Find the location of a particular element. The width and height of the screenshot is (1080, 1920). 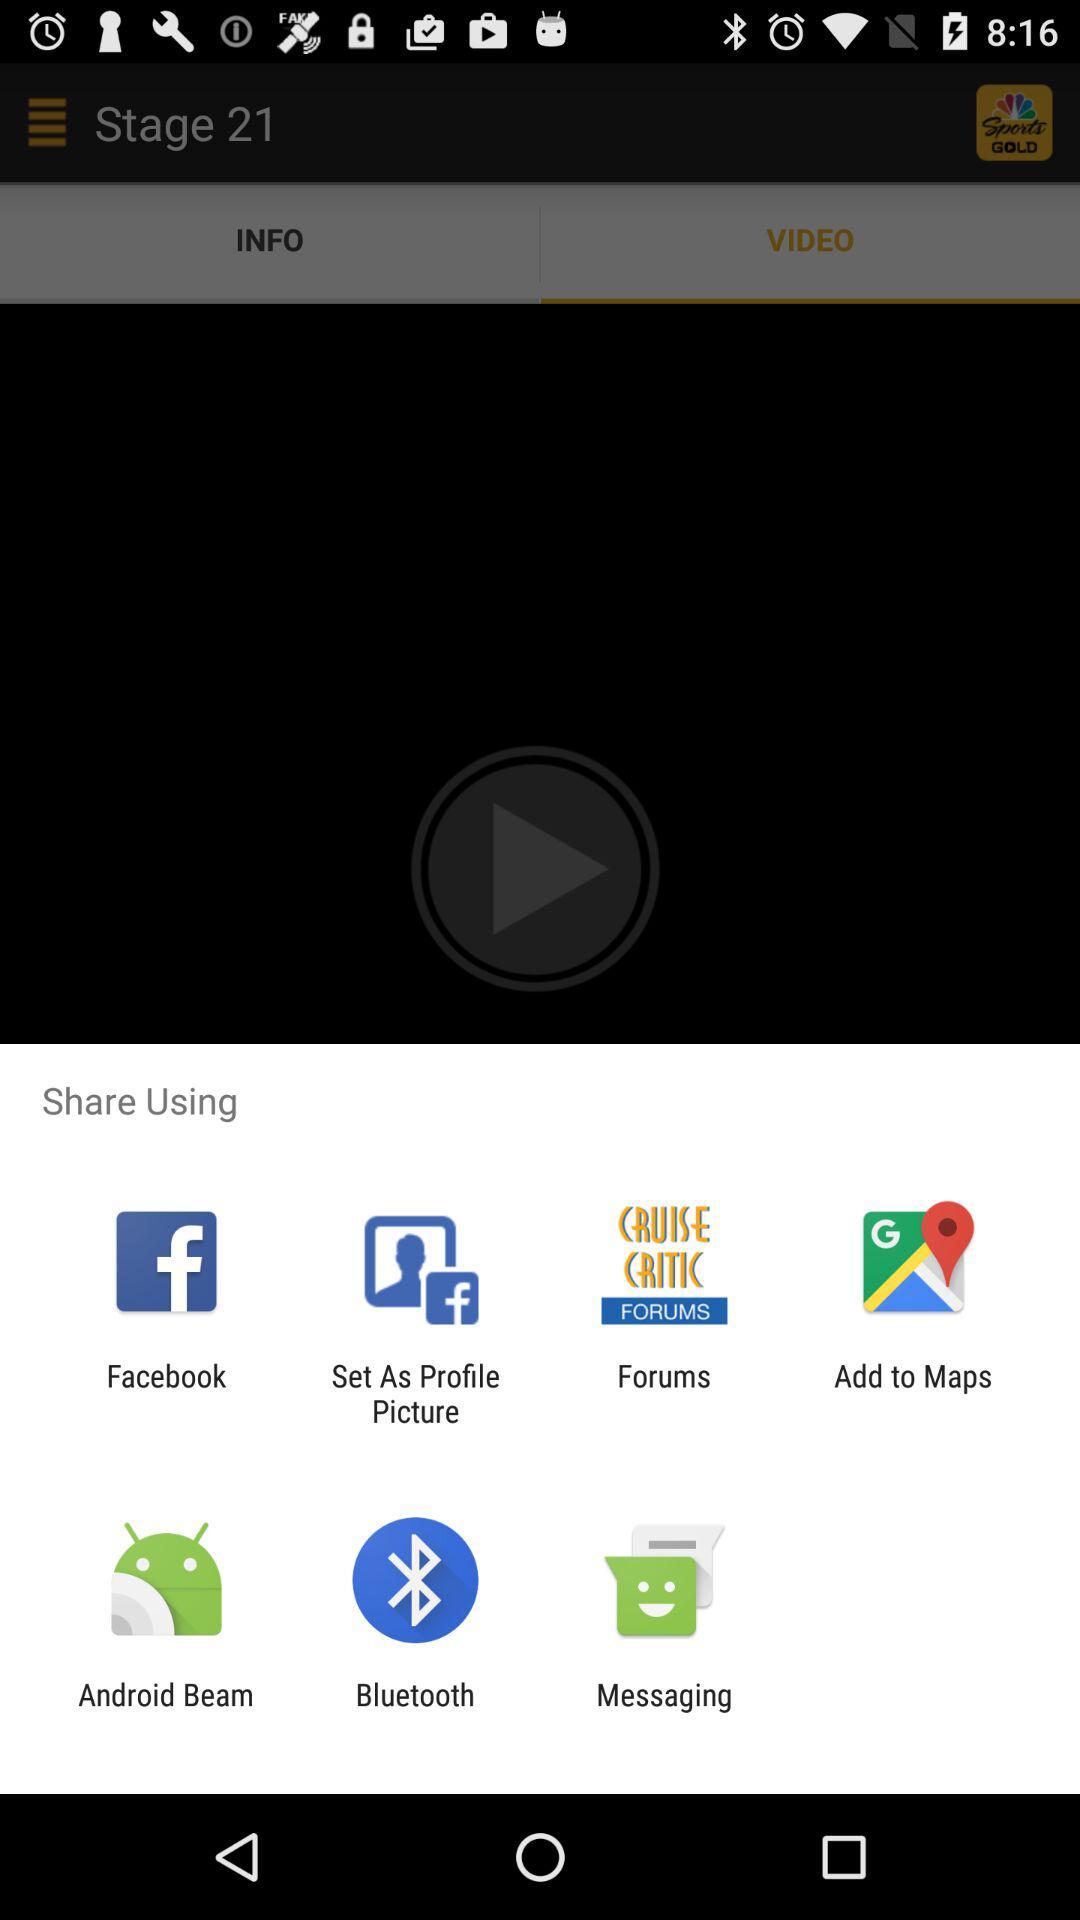

app next to the add to maps app is located at coordinates (664, 1392).